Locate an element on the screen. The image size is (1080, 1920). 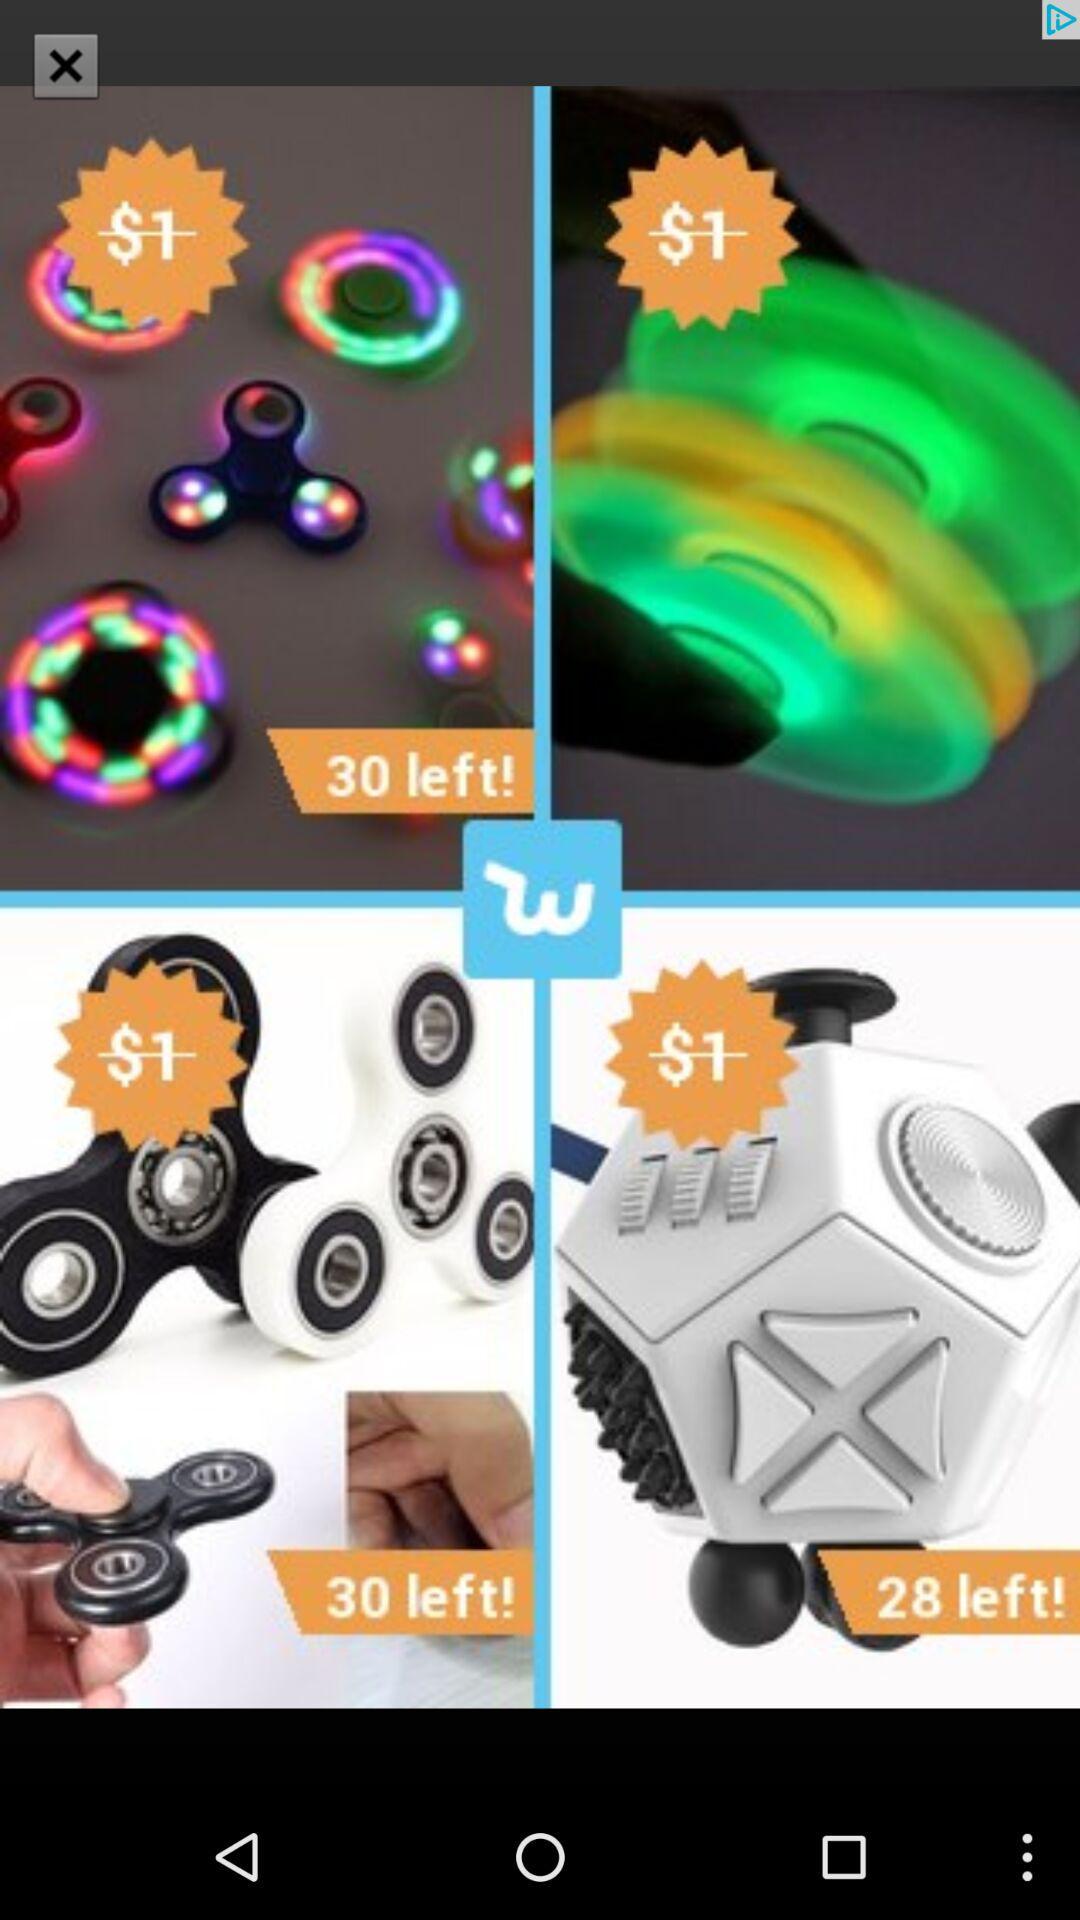
the close icon is located at coordinates (64, 70).